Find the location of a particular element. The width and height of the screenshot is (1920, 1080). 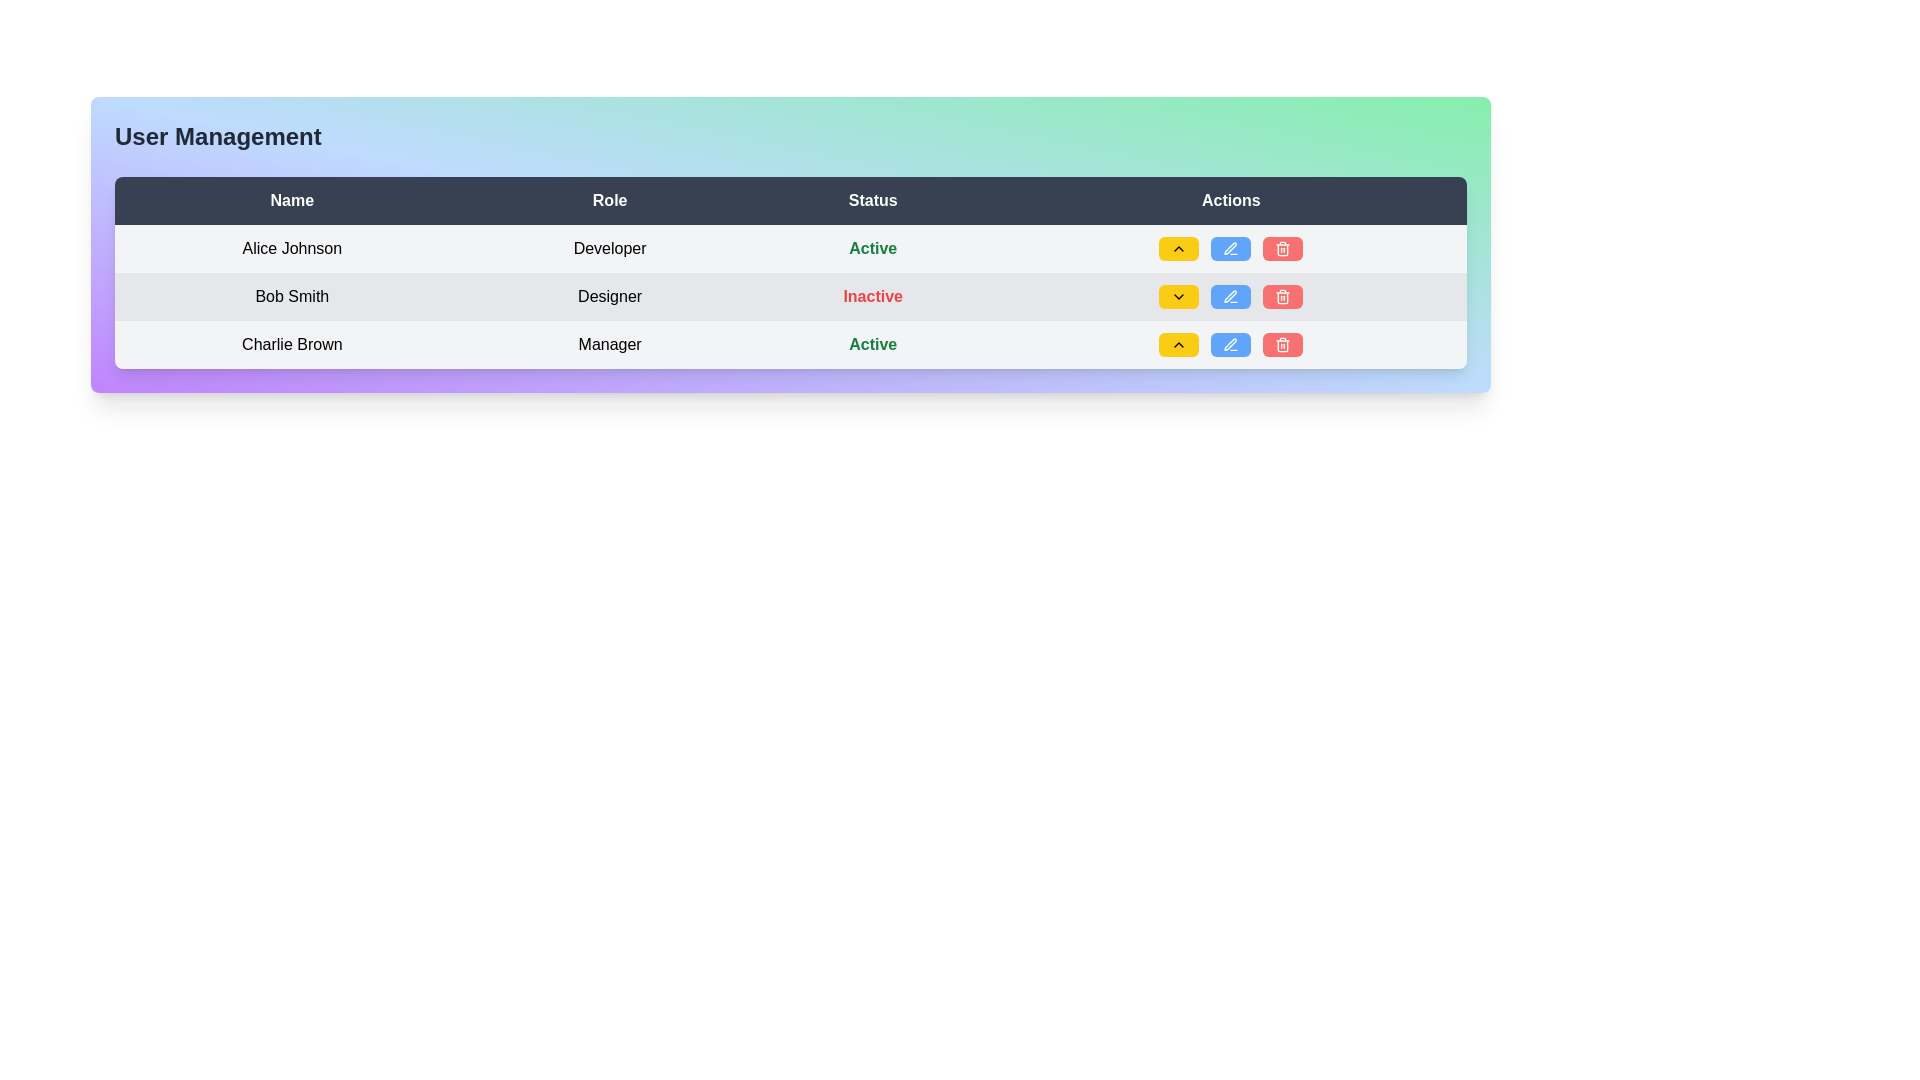

the text label displaying 'Active' in green, which is located in the 'Status' column of the first row corresponding to user 'Alice Johnson' is located at coordinates (873, 248).